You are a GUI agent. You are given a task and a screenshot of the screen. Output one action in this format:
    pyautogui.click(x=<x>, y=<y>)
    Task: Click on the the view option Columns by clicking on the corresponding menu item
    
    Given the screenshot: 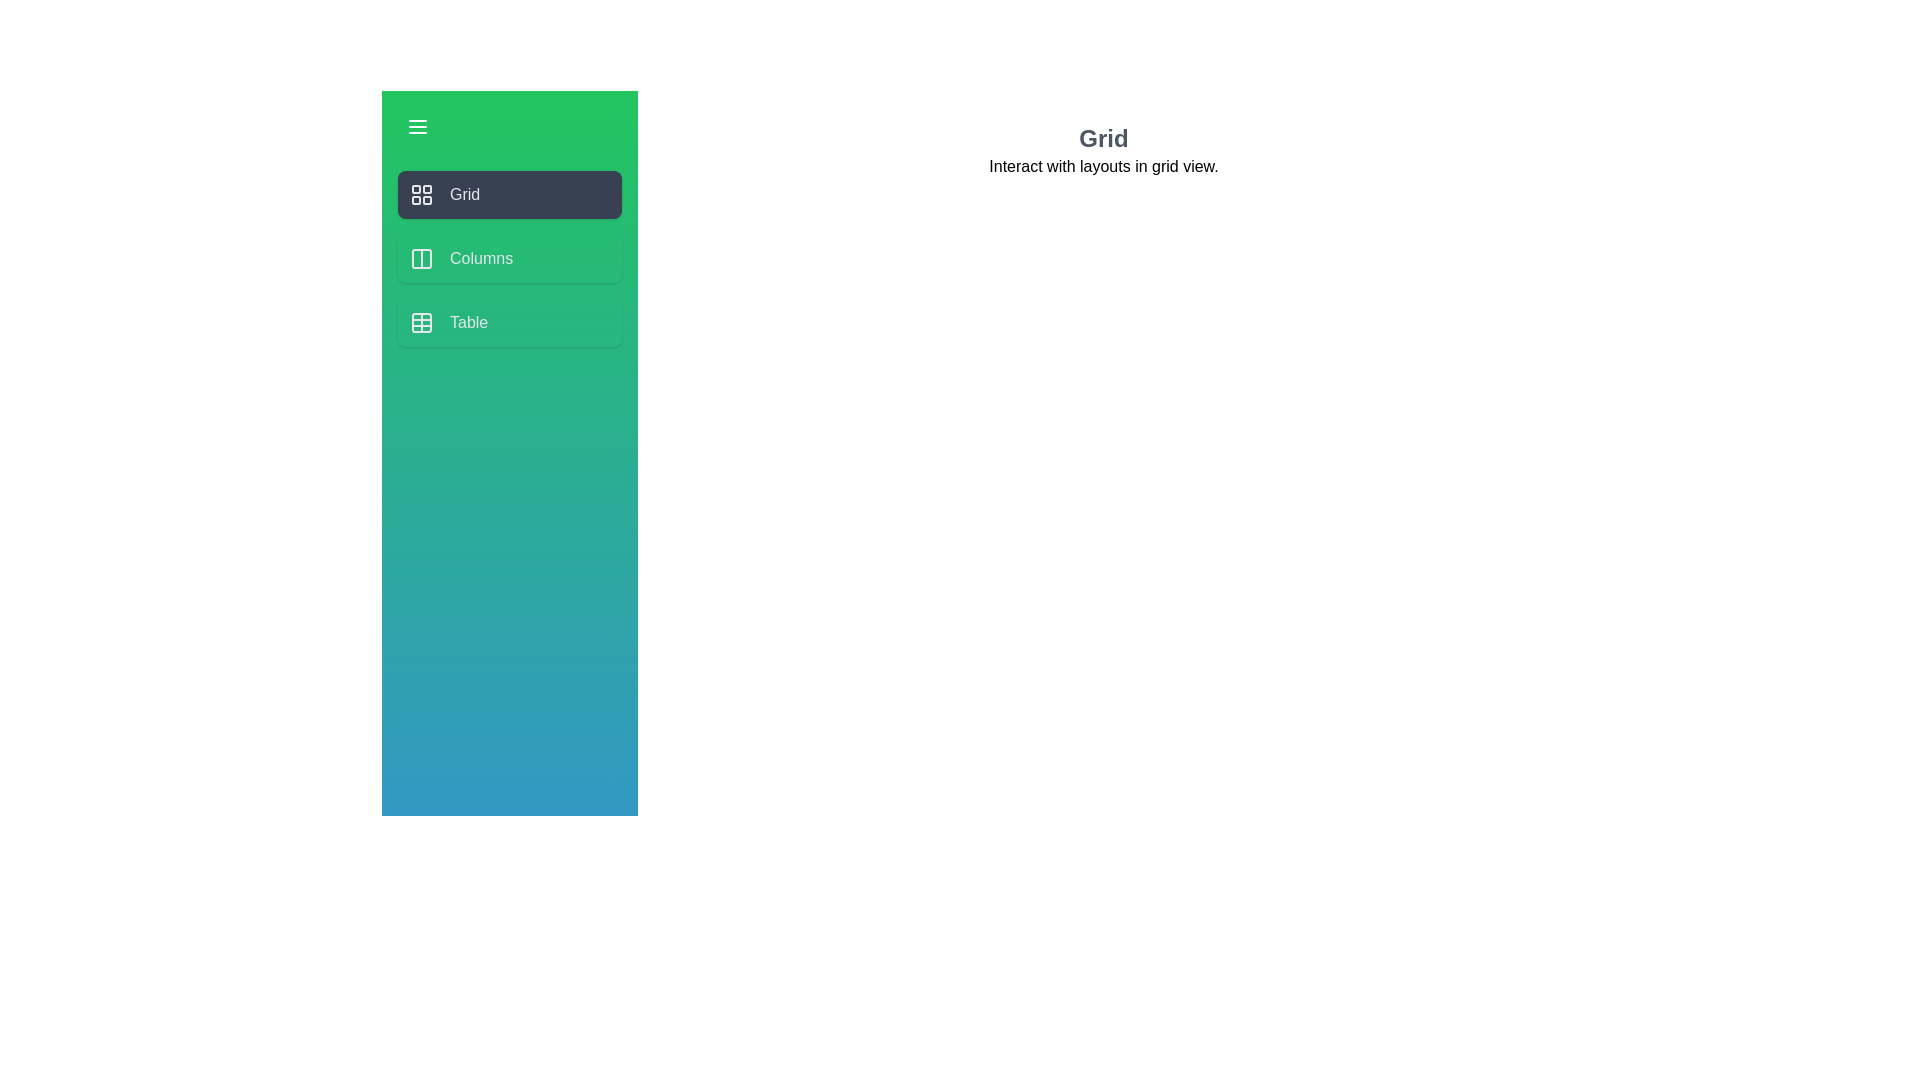 What is the action you would take?
    pyautogui.click(x=509, y=257)
    